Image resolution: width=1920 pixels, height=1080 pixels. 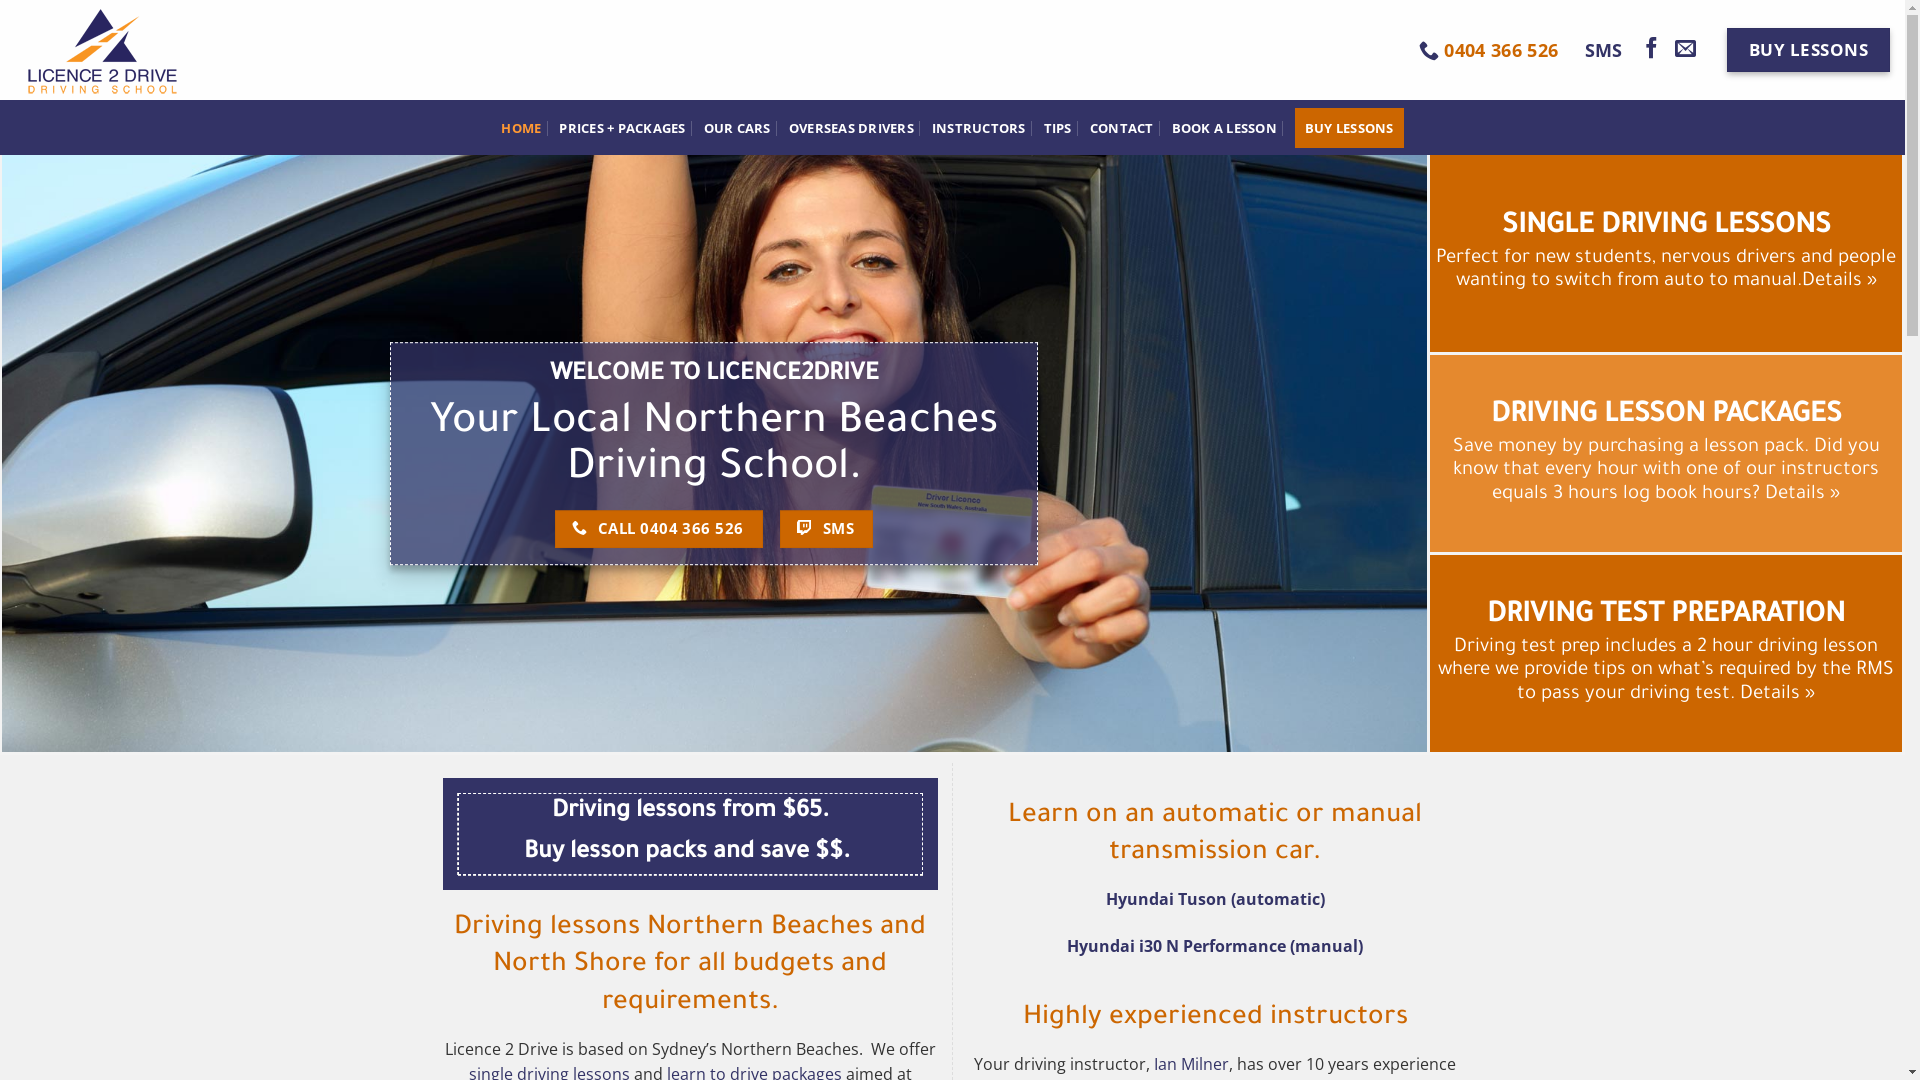 I want to click on 'BOOK A LESSON', so click(x=1223, y=127).